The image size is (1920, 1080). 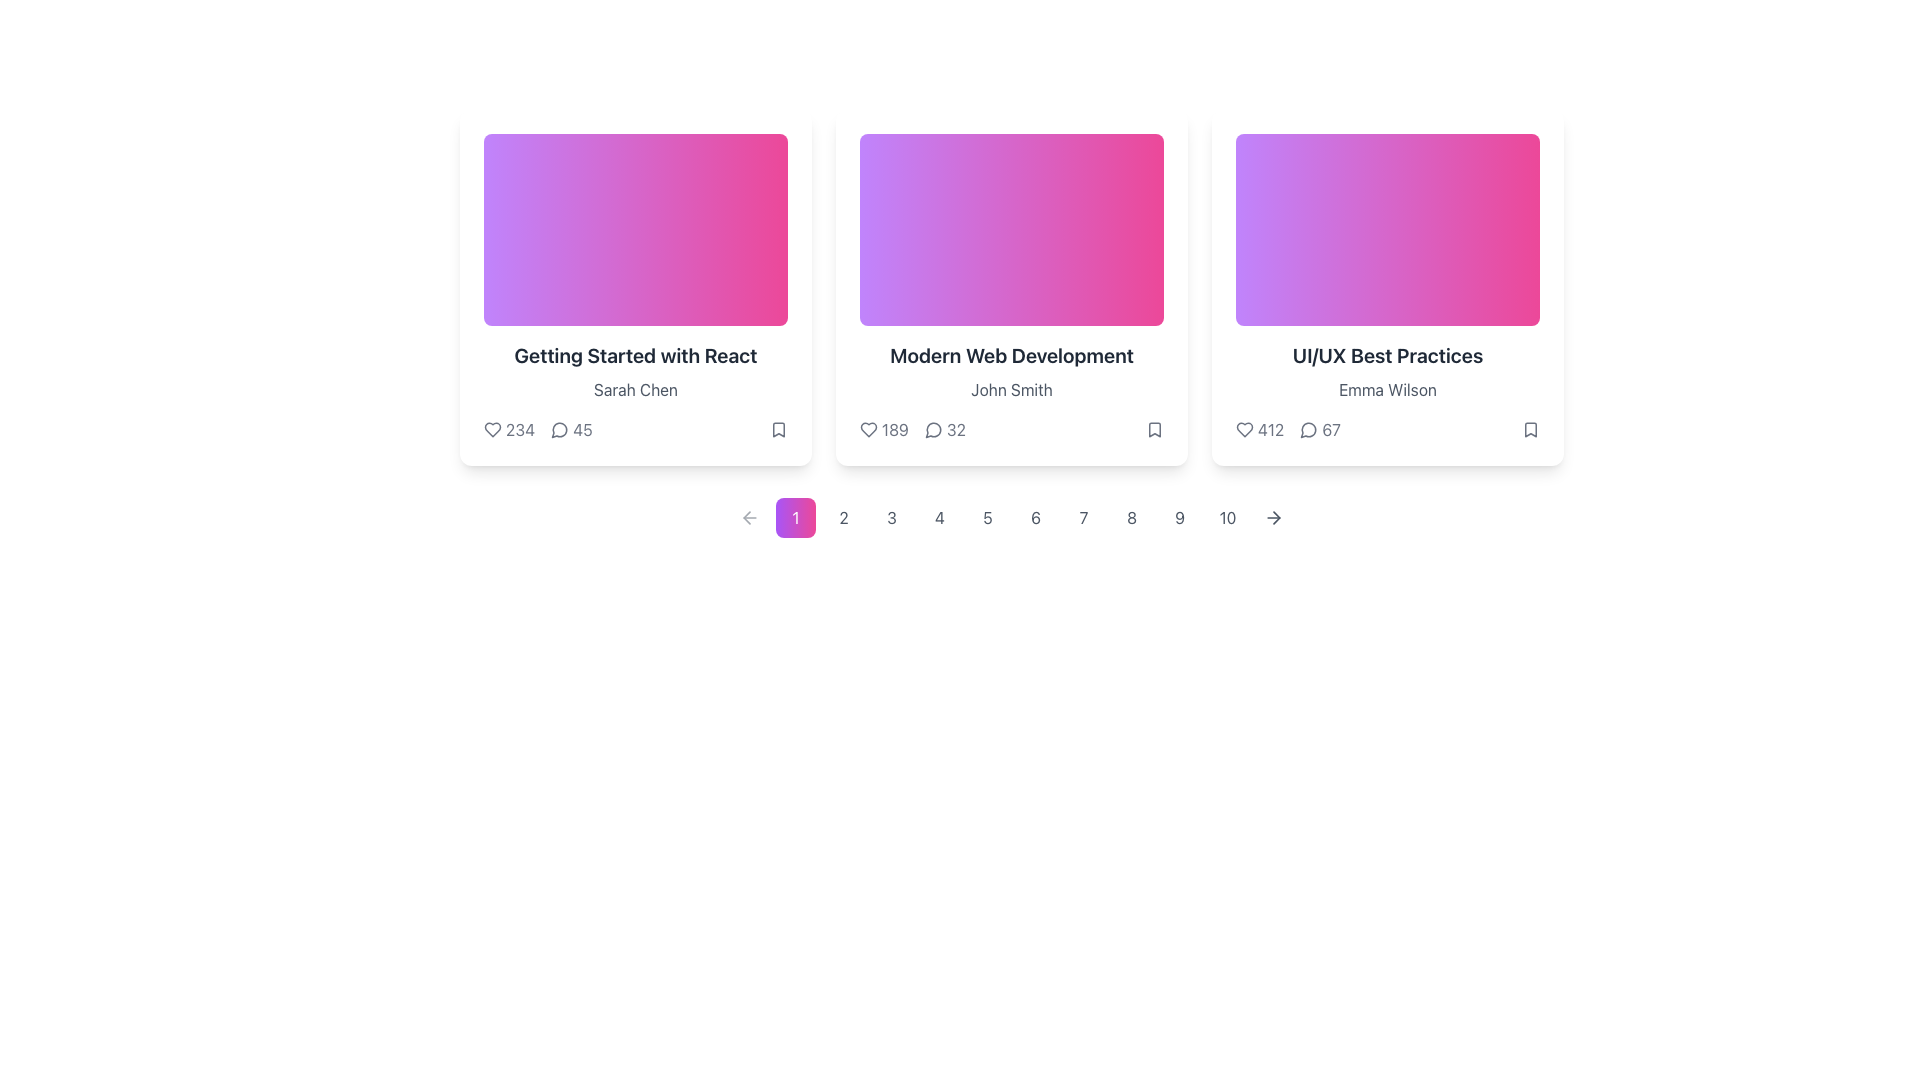 I want to click on the heart icon located adjacent to the numeric count '234' in the like indicator section of the 'Getting Started with React' card to express interest or approval, so click(x=493, y=428).